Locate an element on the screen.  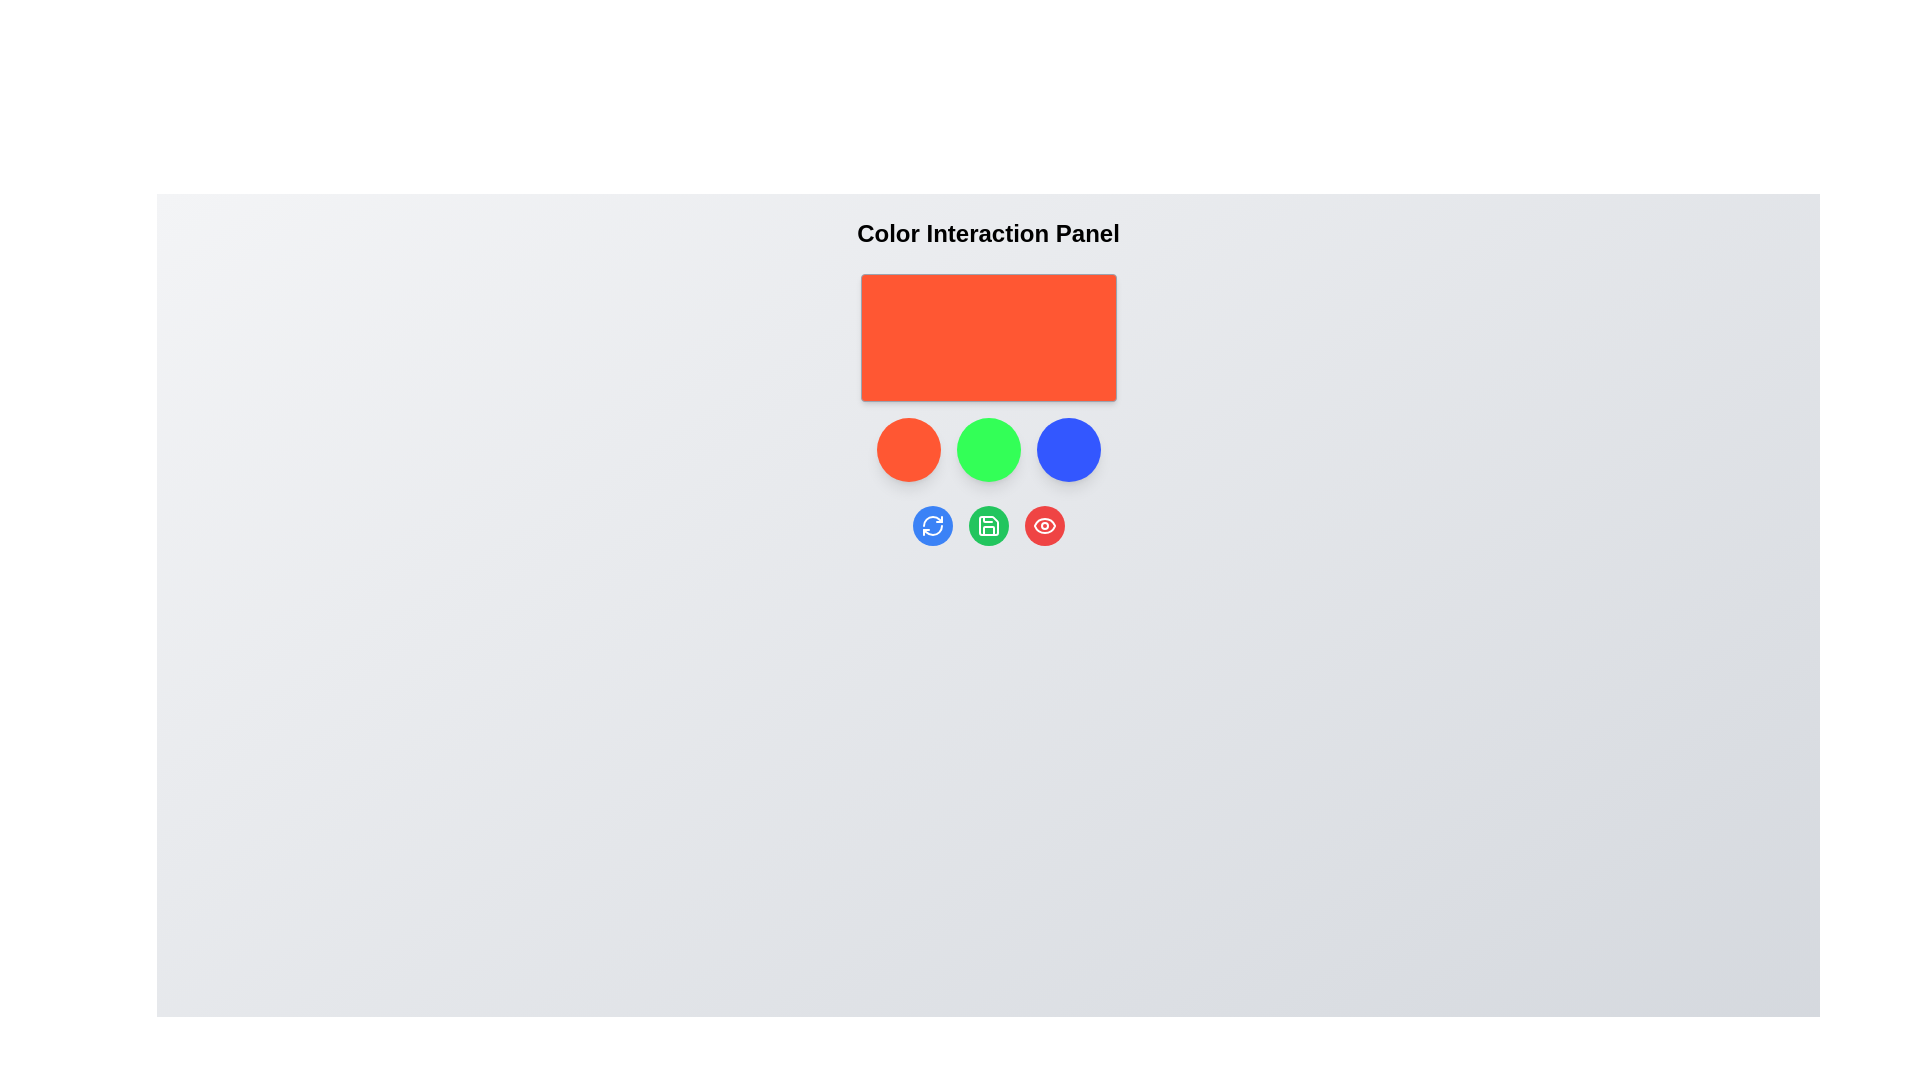
the green circular button with a white save icon is located at coordinates (988, 524).